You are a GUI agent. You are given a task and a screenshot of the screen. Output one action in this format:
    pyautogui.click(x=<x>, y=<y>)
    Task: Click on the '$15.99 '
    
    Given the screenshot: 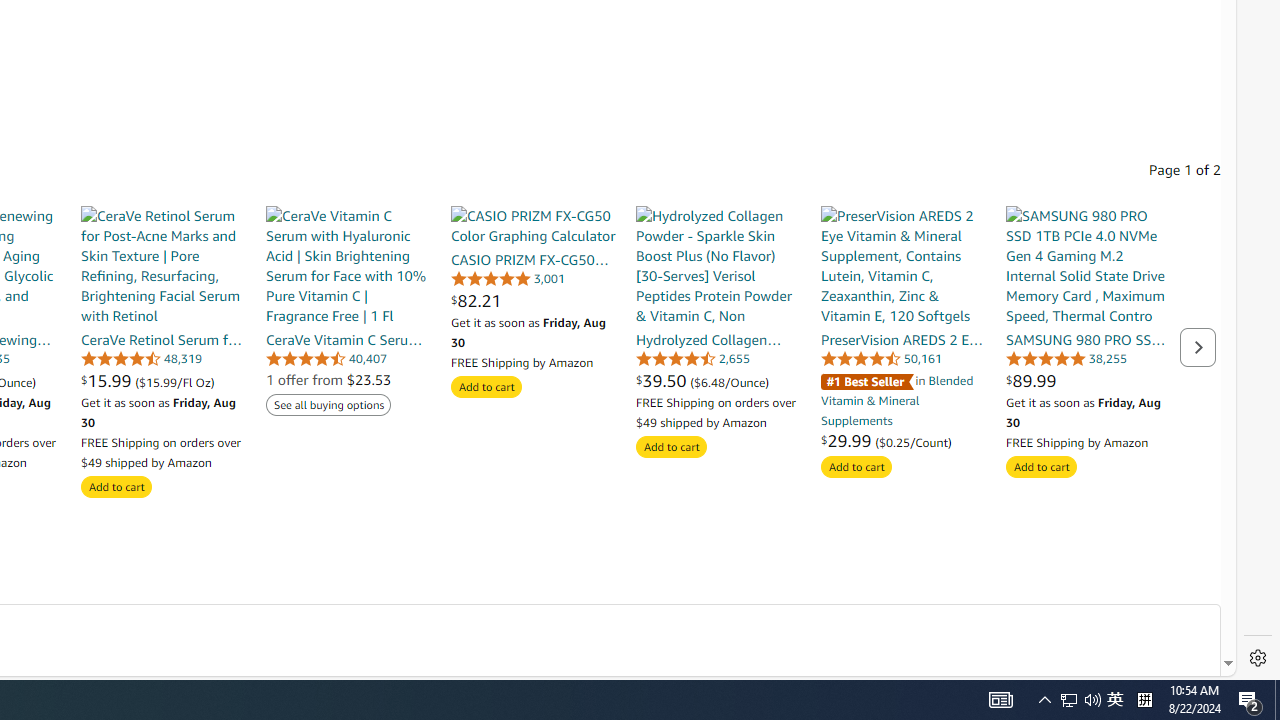 What is the action you would take?
    pyautogui.click(x=107, y=380)
    